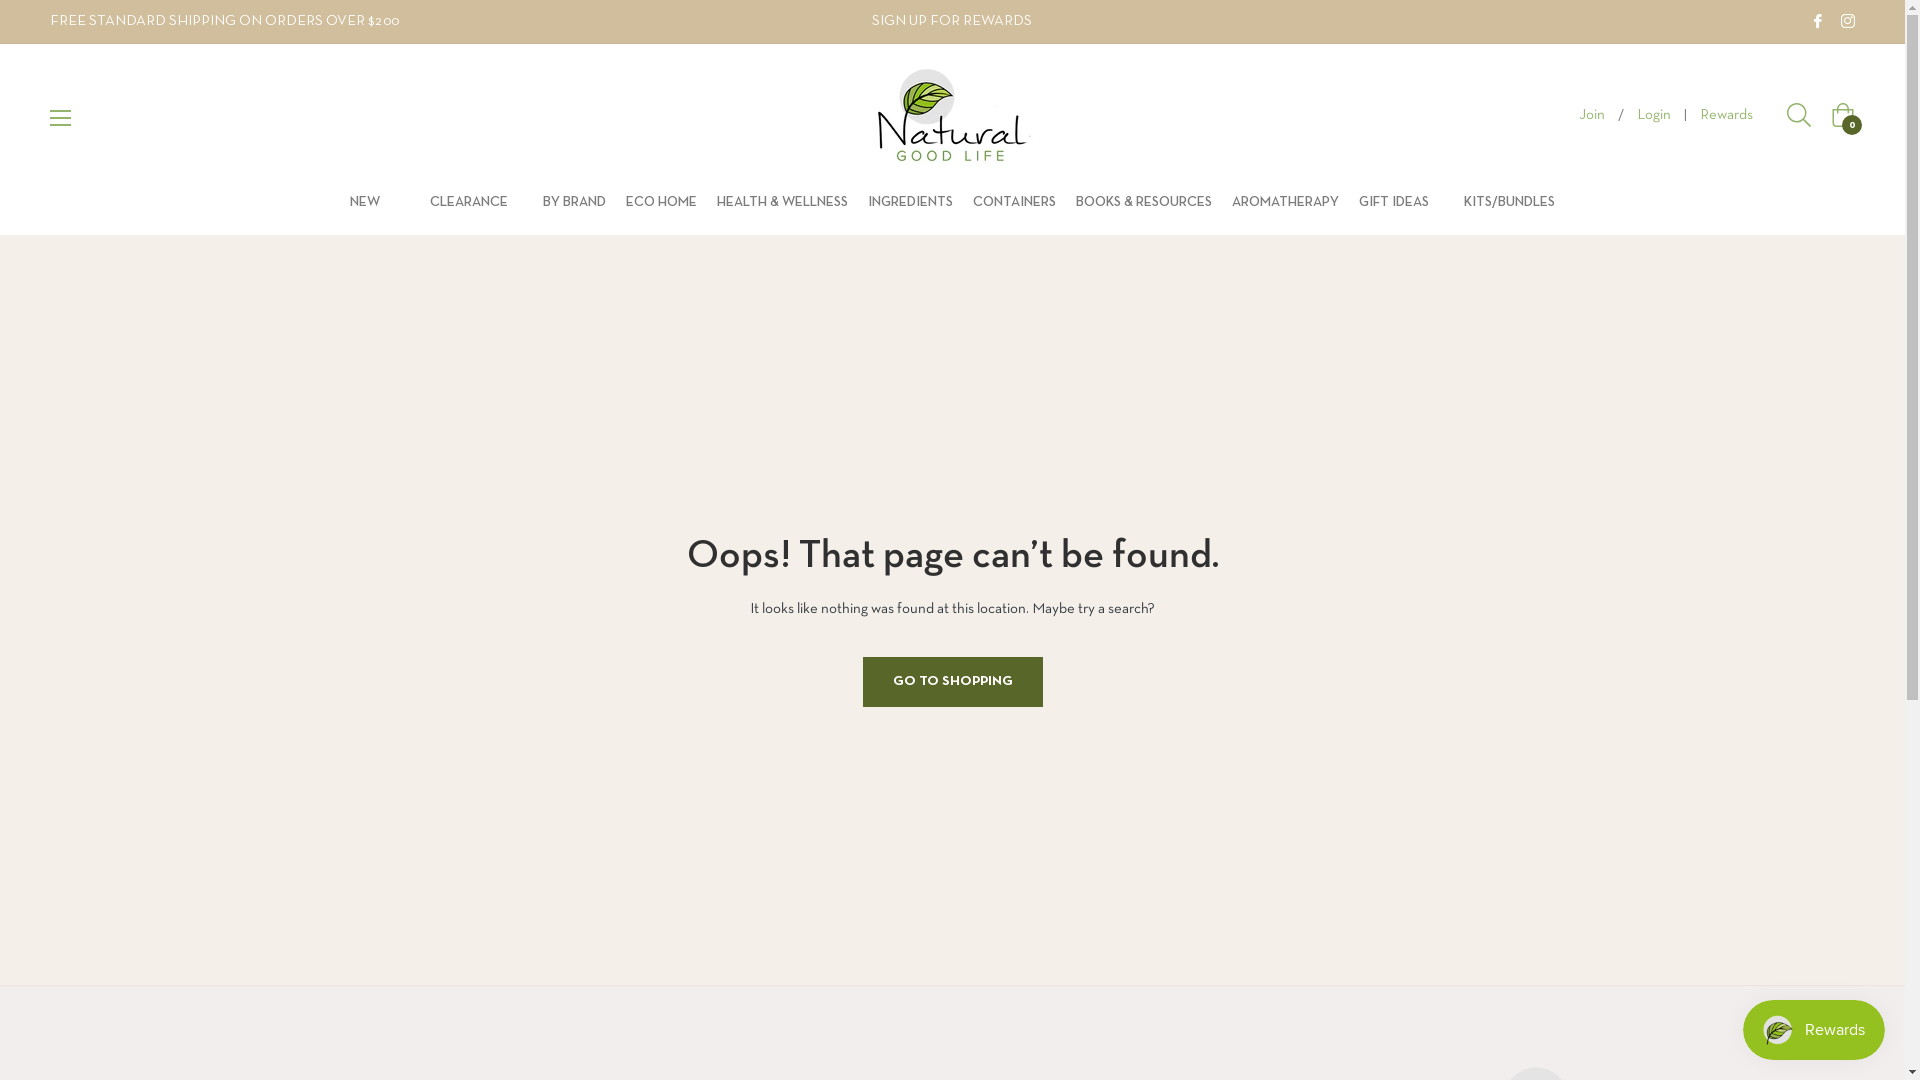 The image size is (1920, 1080). Describe the element at coordinates (706, 202) in the screenshot. I see `'HEALTH & WELLNESS'` at that location.